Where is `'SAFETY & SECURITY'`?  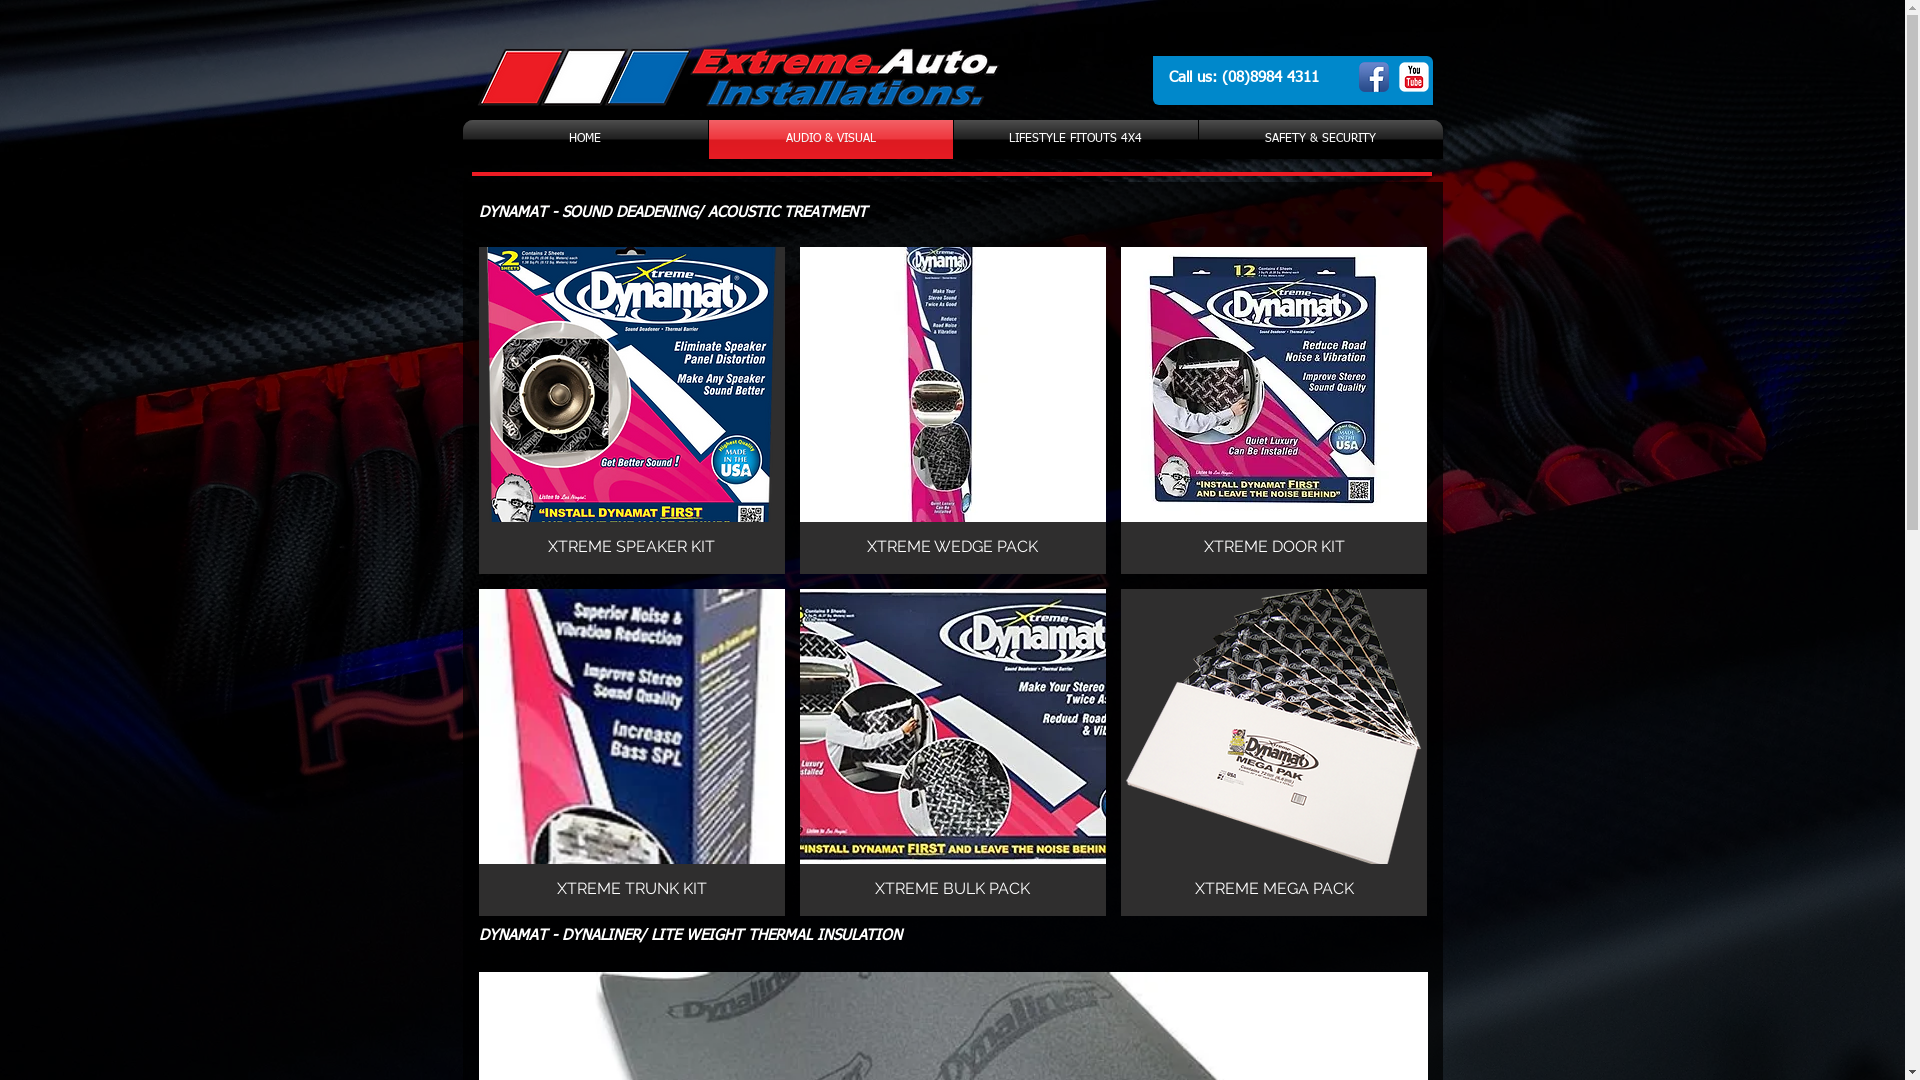
'SAFETY & SECURITY' is located at coordinates (1320, 138).